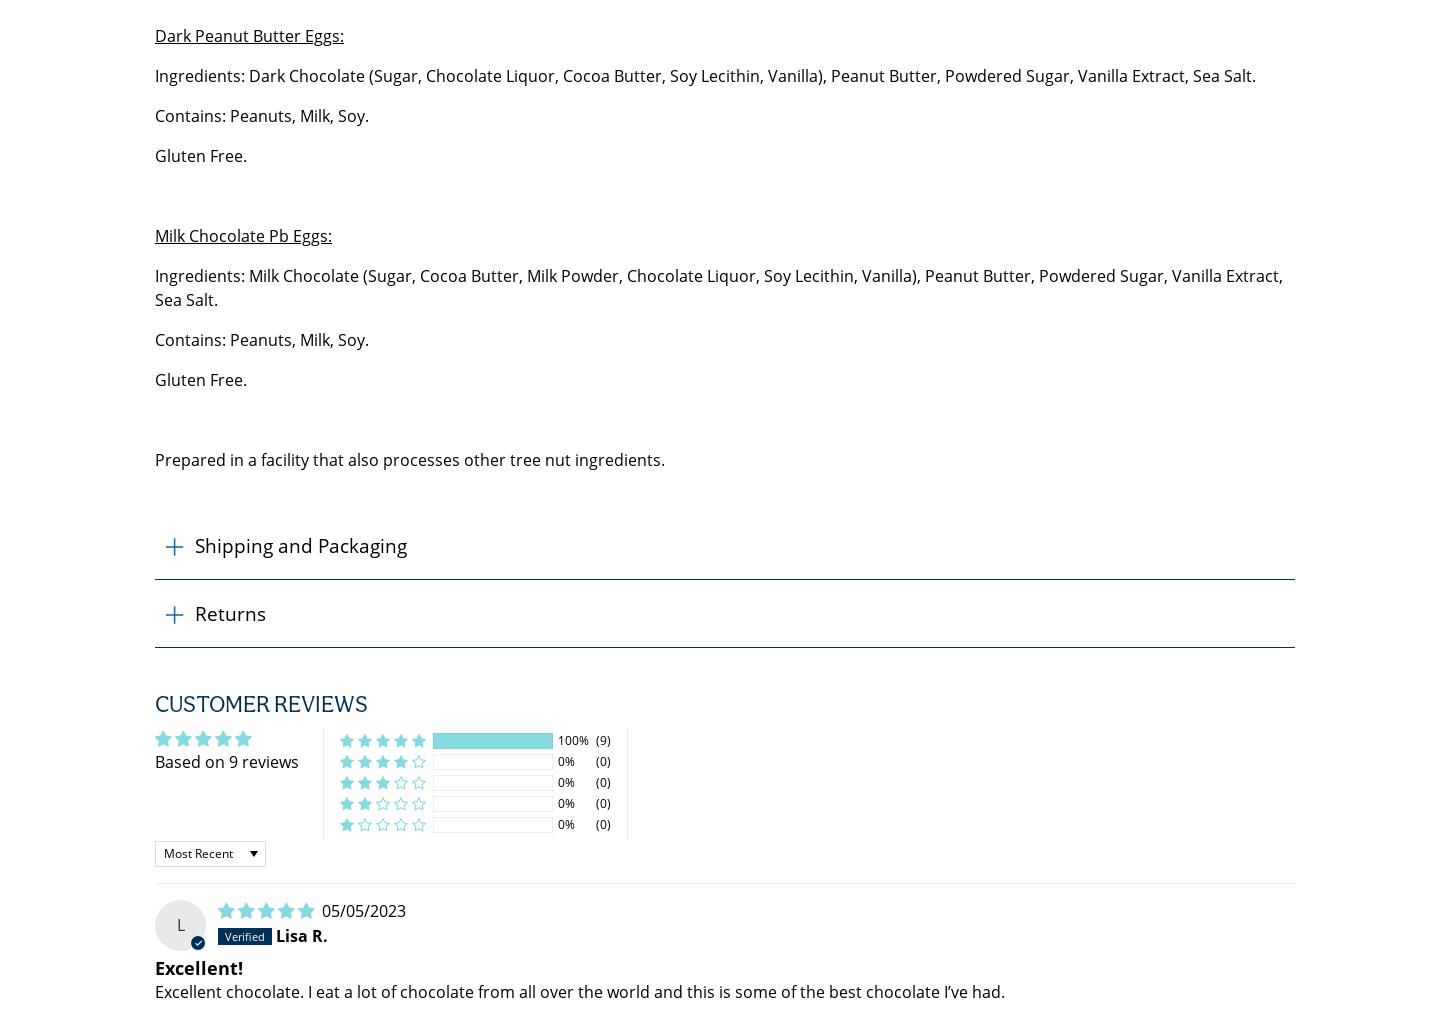 The height and width of the screenshot is (1009, 1450). I want to click on 'Excellent chocolate. I eat a lot of chocolate from all over the world and this is some of the best chocolate I’ve had.', so click(580, 992).